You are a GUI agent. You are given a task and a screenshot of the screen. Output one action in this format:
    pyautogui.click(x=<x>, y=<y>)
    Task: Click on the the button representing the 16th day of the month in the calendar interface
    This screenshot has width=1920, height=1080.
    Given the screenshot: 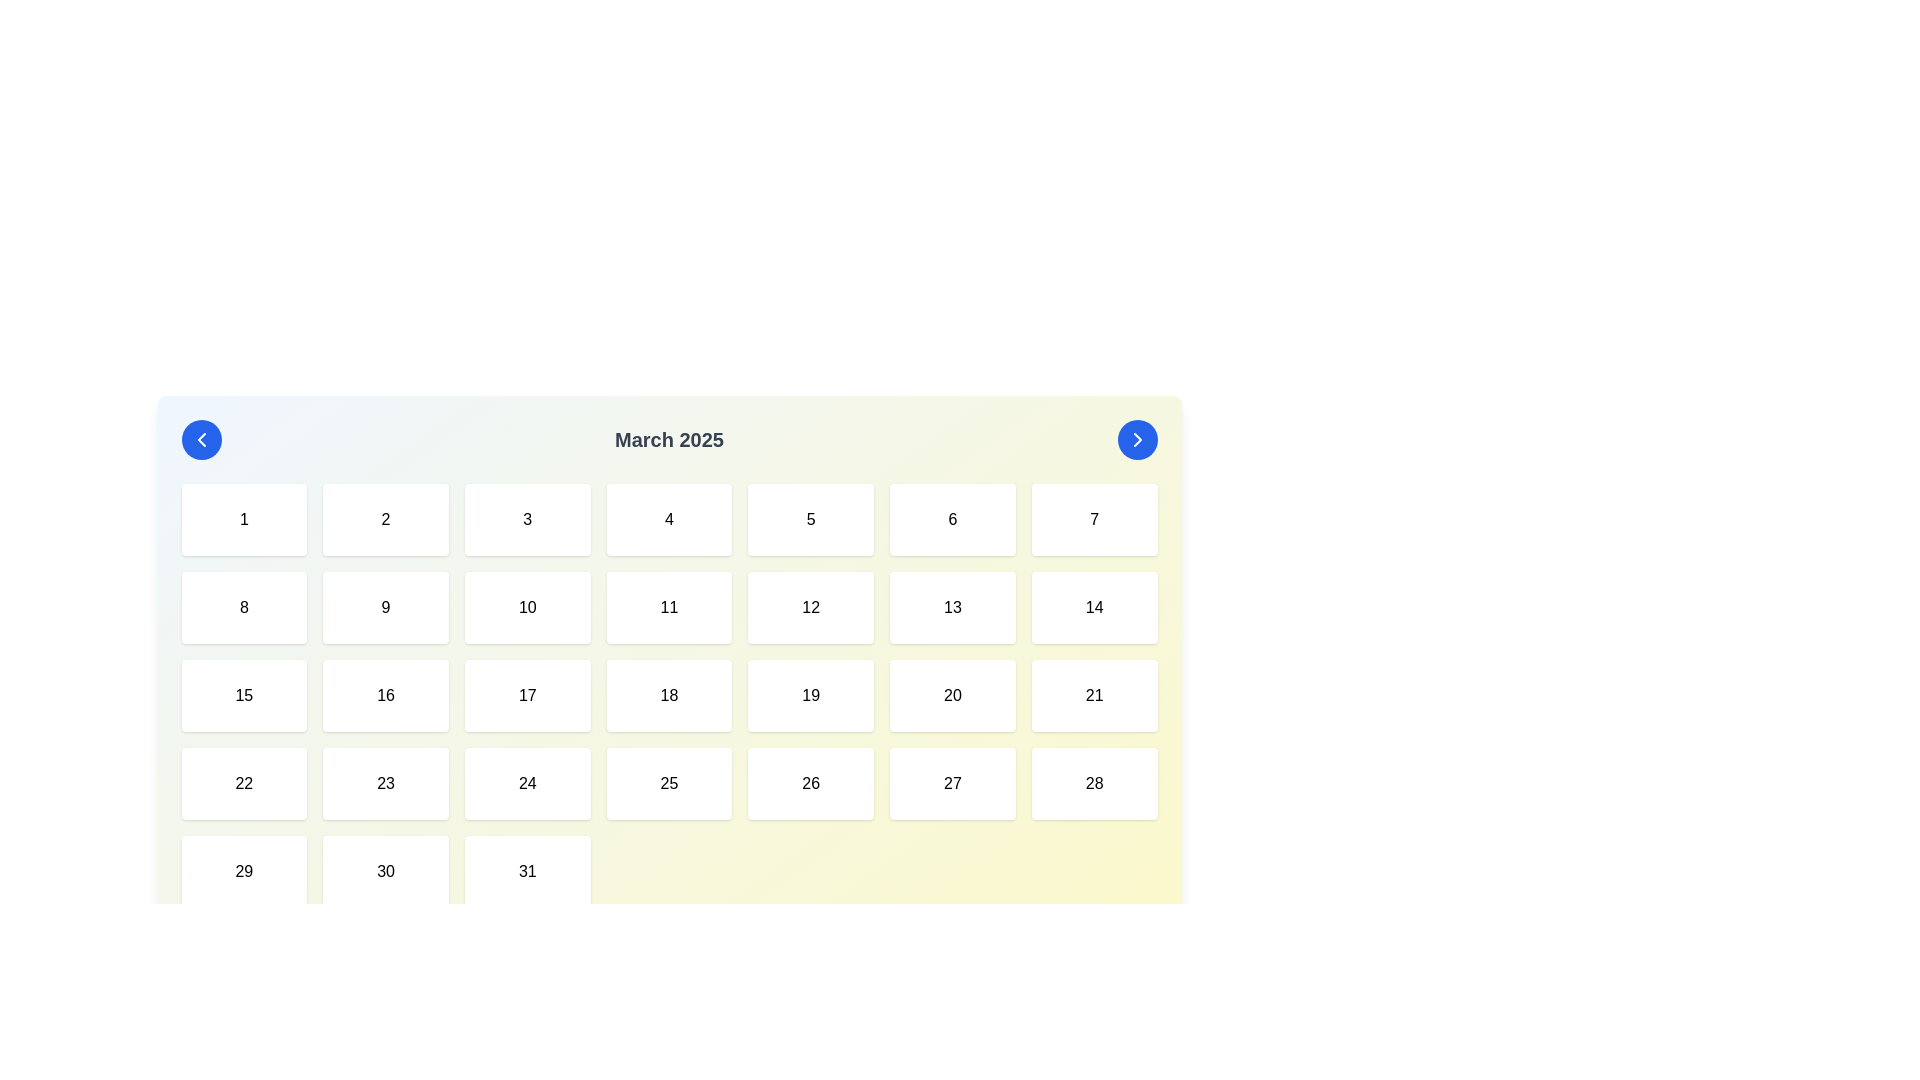 What is the action you would take?
    pyautogui.click(x=386, y=694)
    